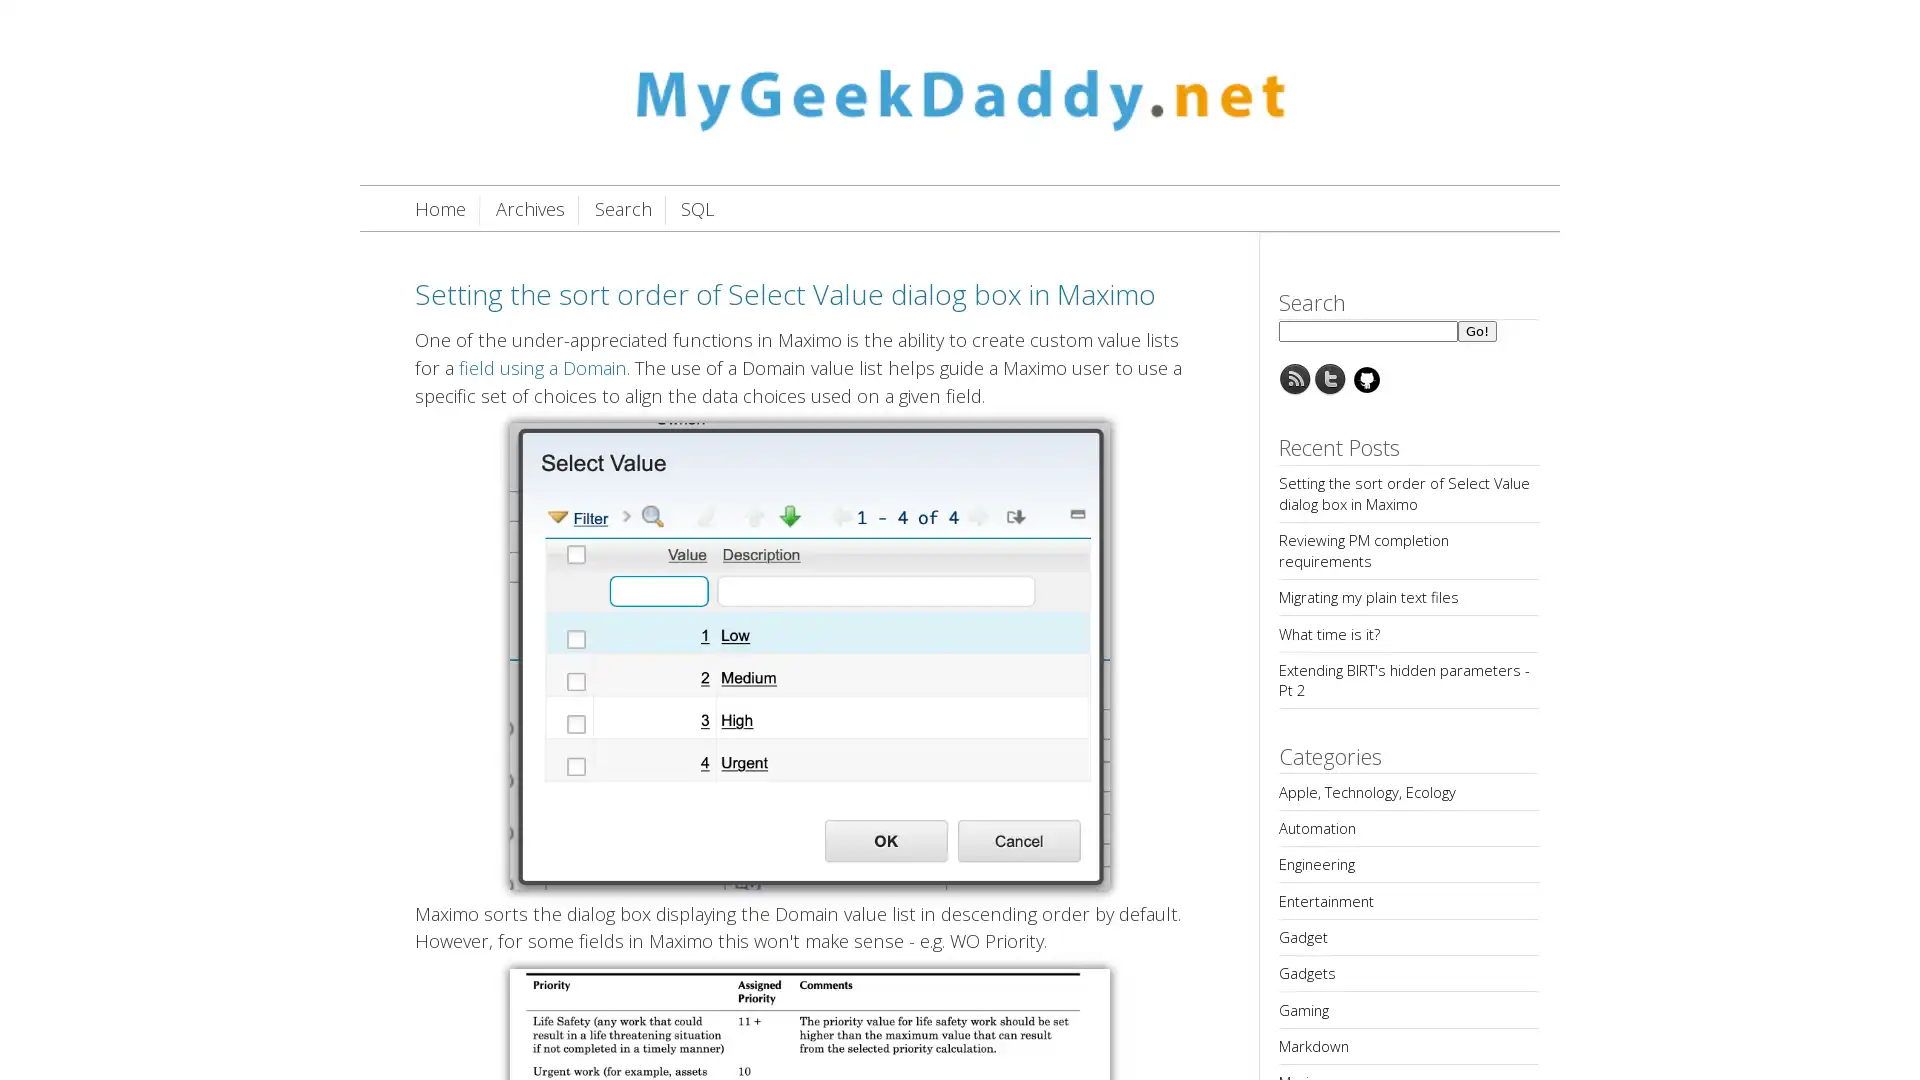  What do you see at coordinates (1477, 330) in the screenshot?
I see `Go!` at bounding box center [1477, 330].